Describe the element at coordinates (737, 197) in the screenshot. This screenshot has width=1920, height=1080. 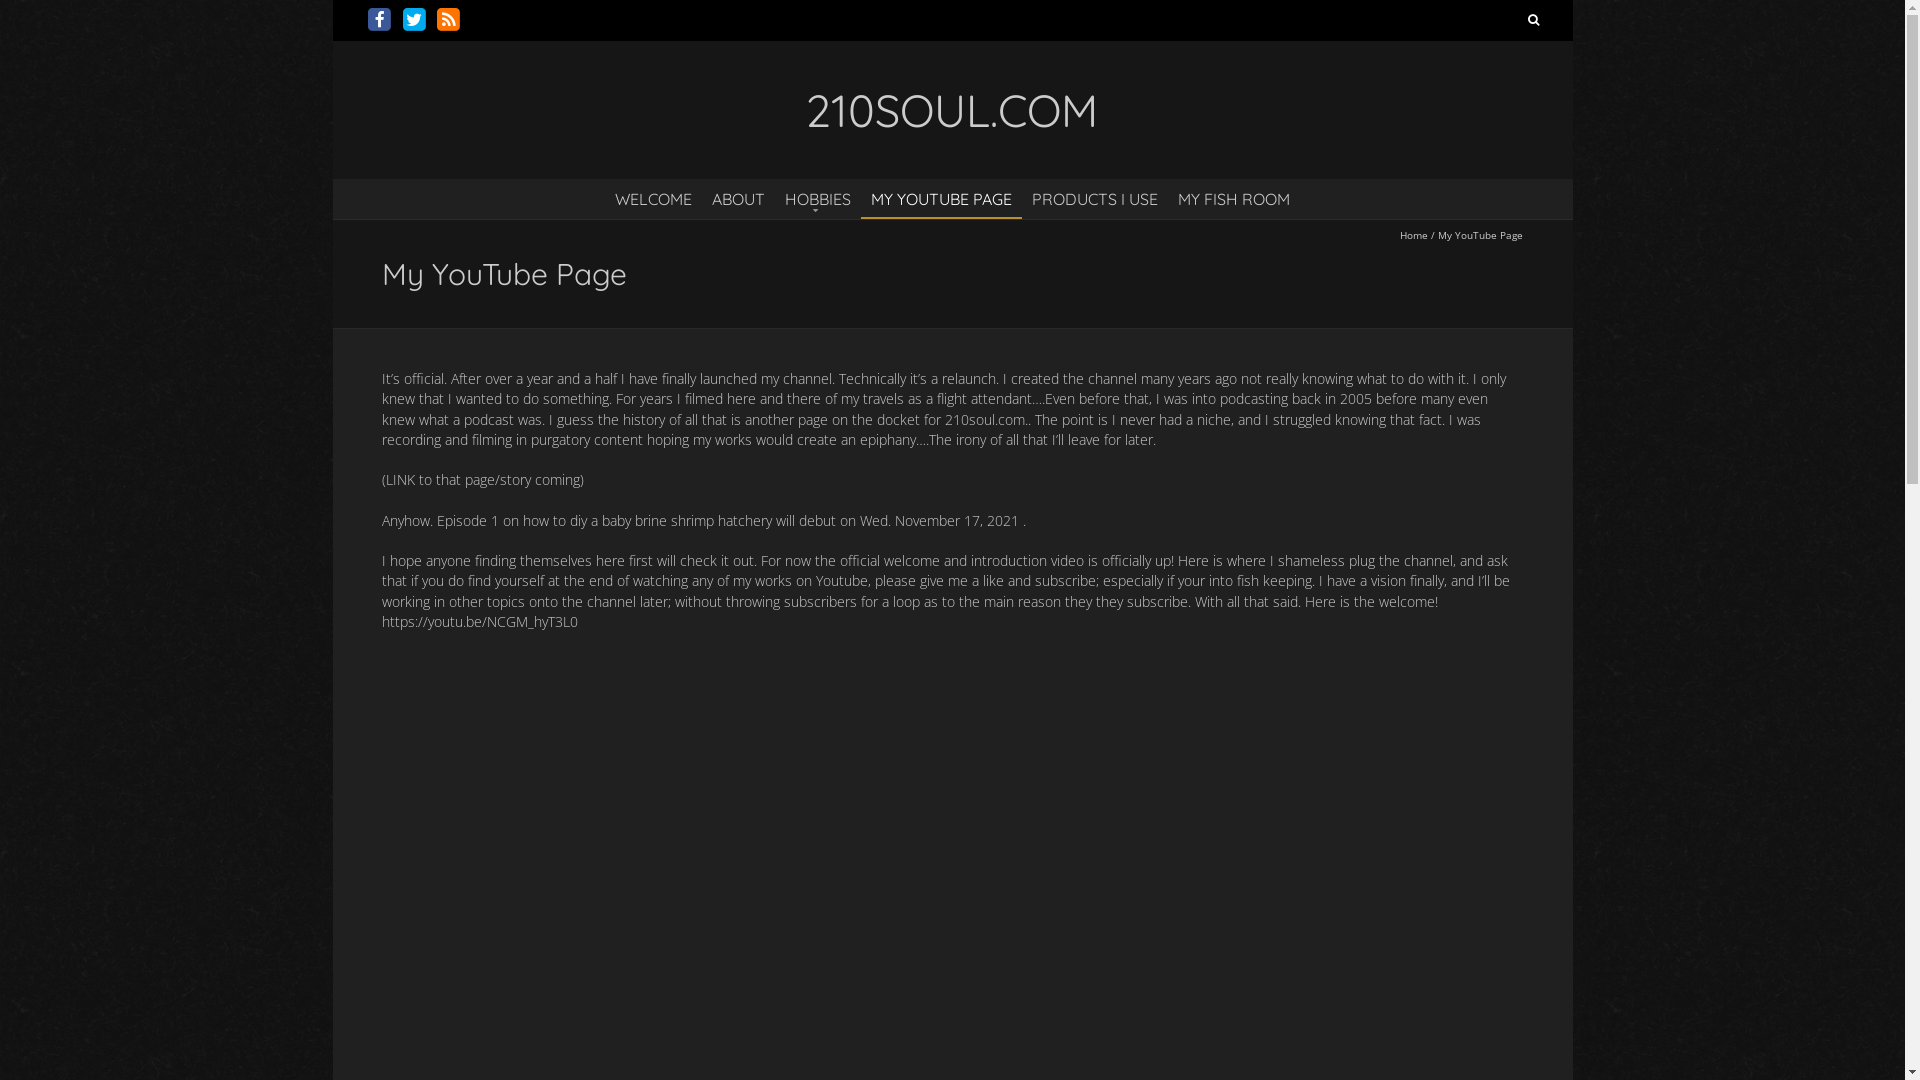
I see `'ABOUT'` at that location.